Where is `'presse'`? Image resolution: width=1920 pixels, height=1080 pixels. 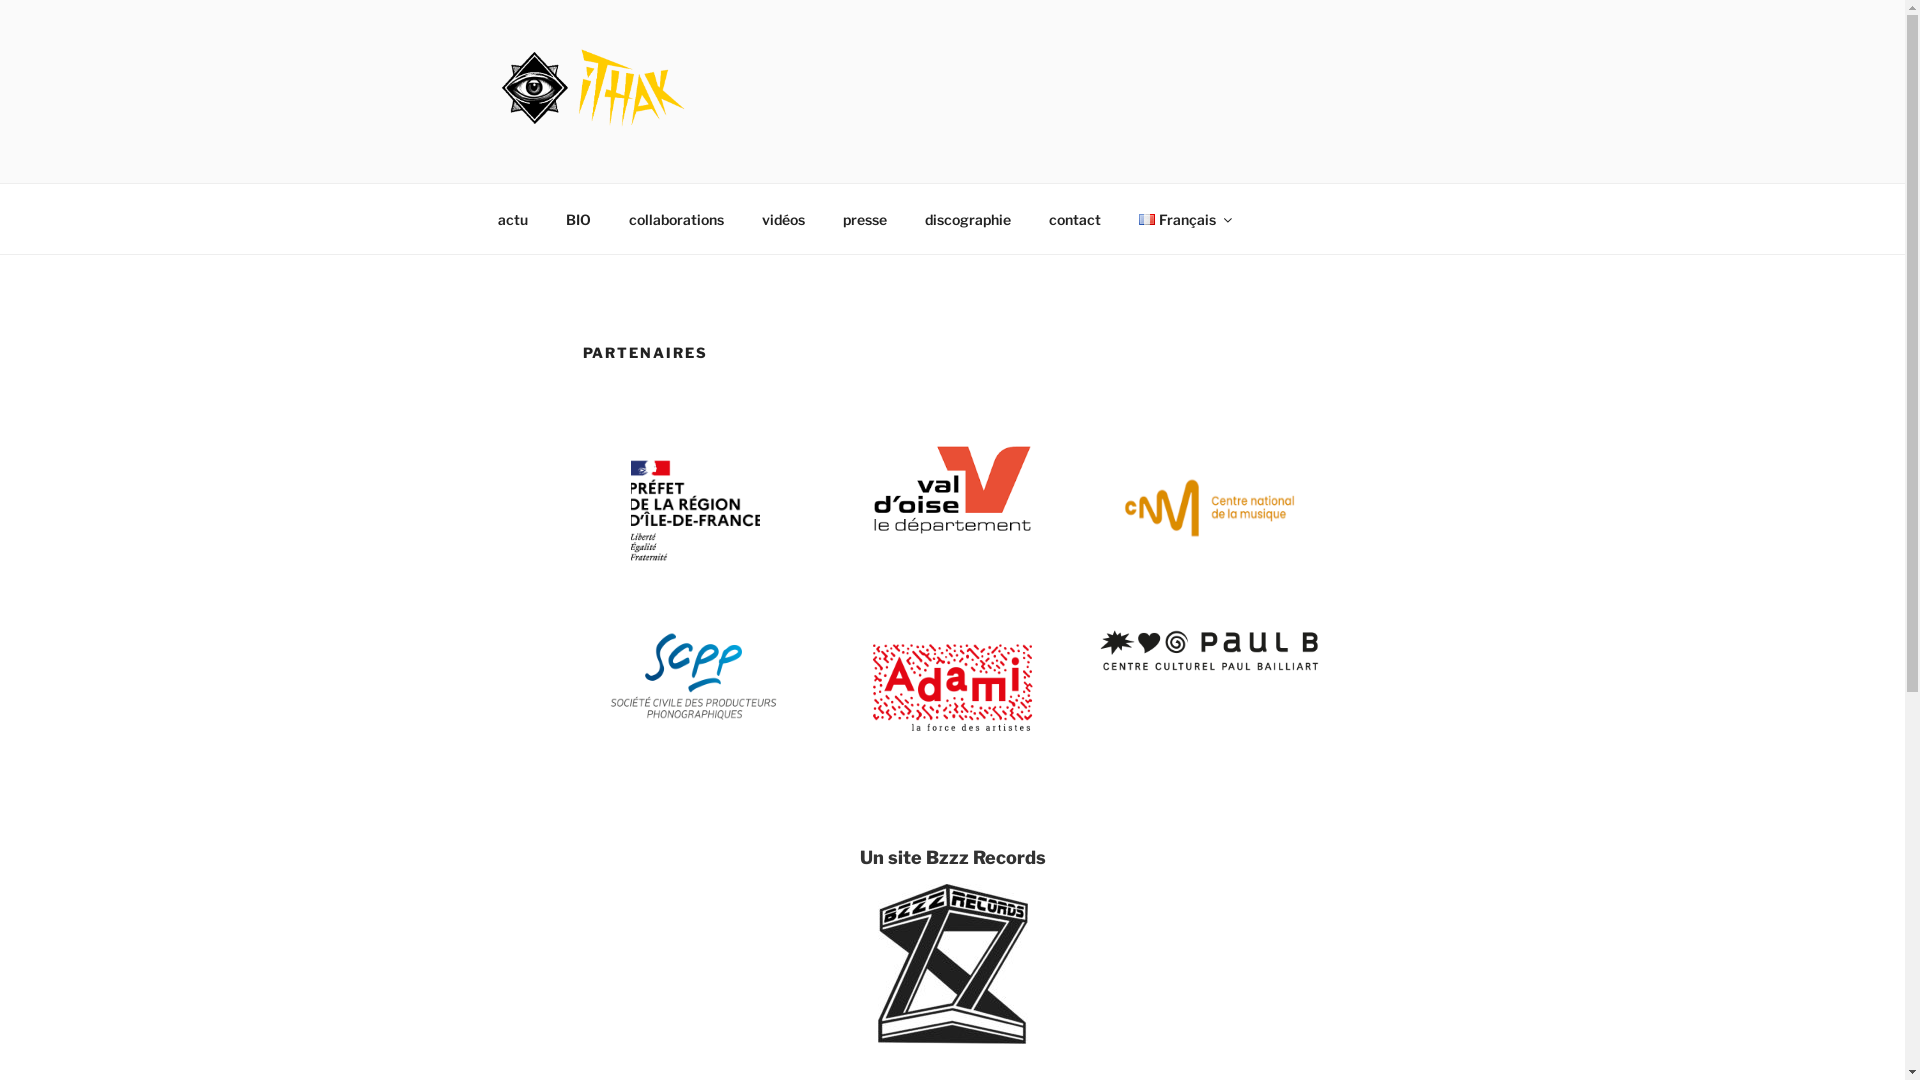
'presse' is located at coordinates (865, 218).